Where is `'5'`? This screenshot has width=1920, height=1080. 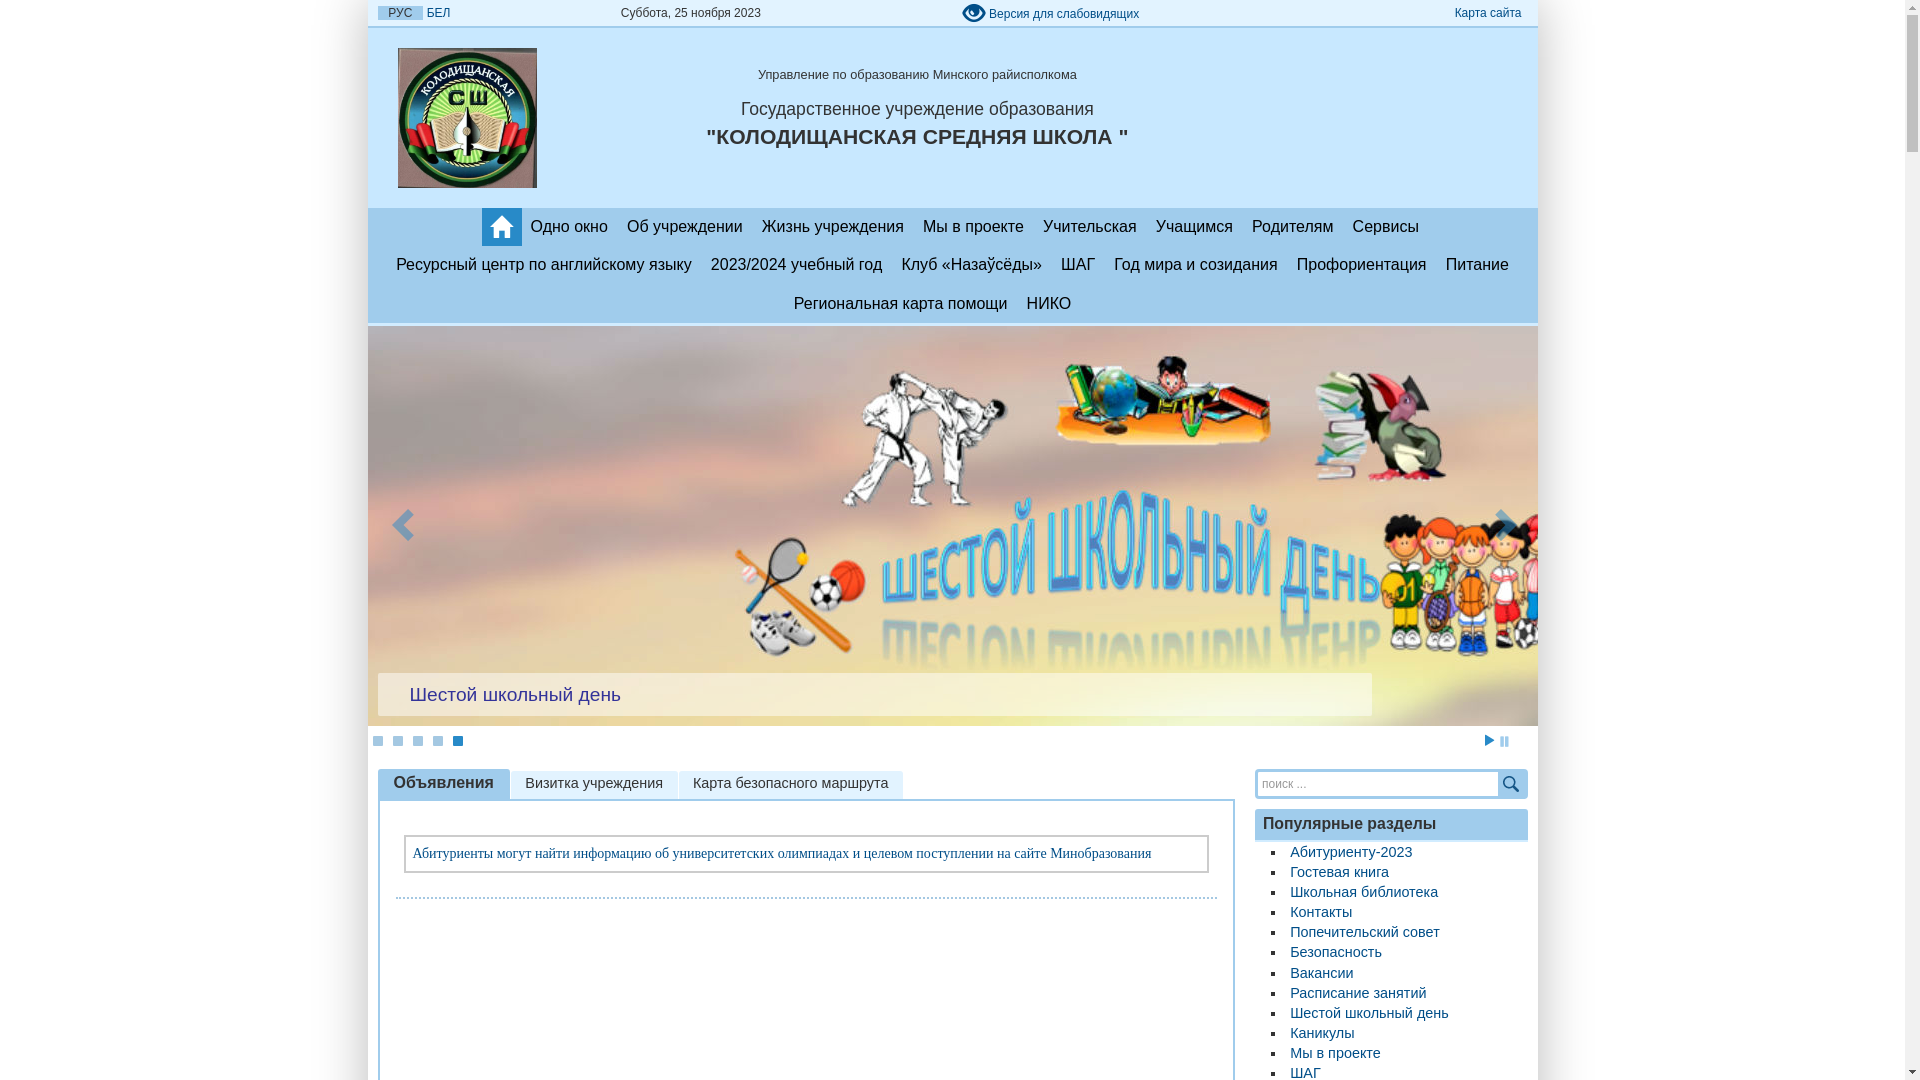 '5' is located at coordinates (455, 740).